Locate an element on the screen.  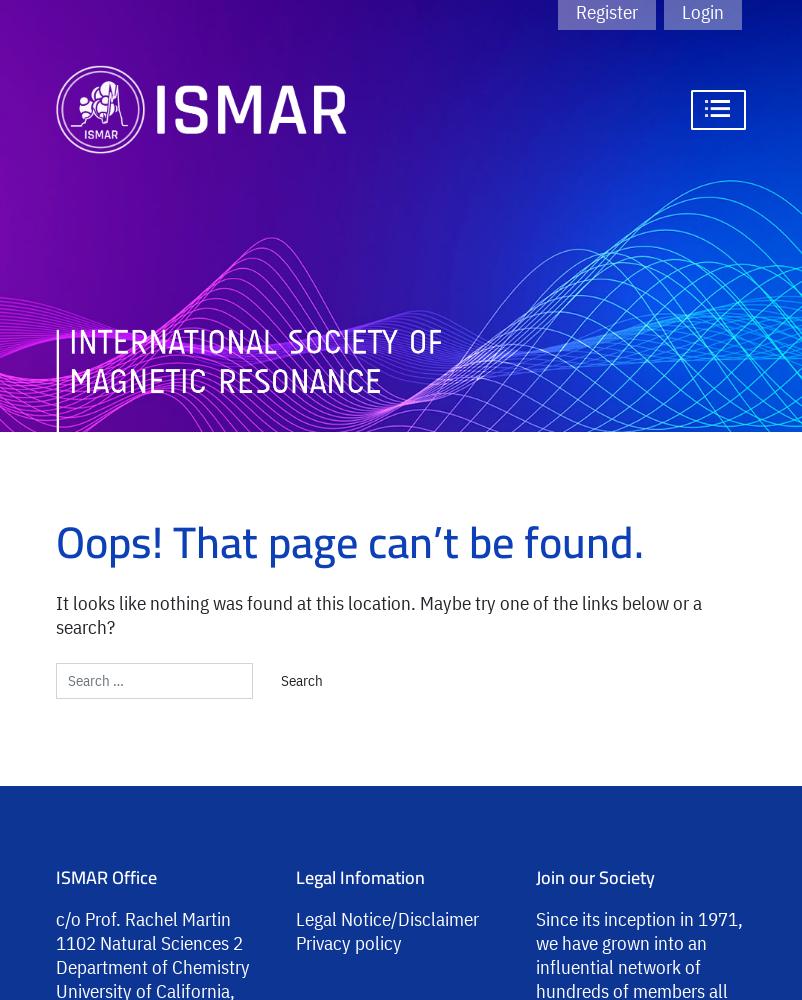
'Register' is located at coordinates (575, 12).